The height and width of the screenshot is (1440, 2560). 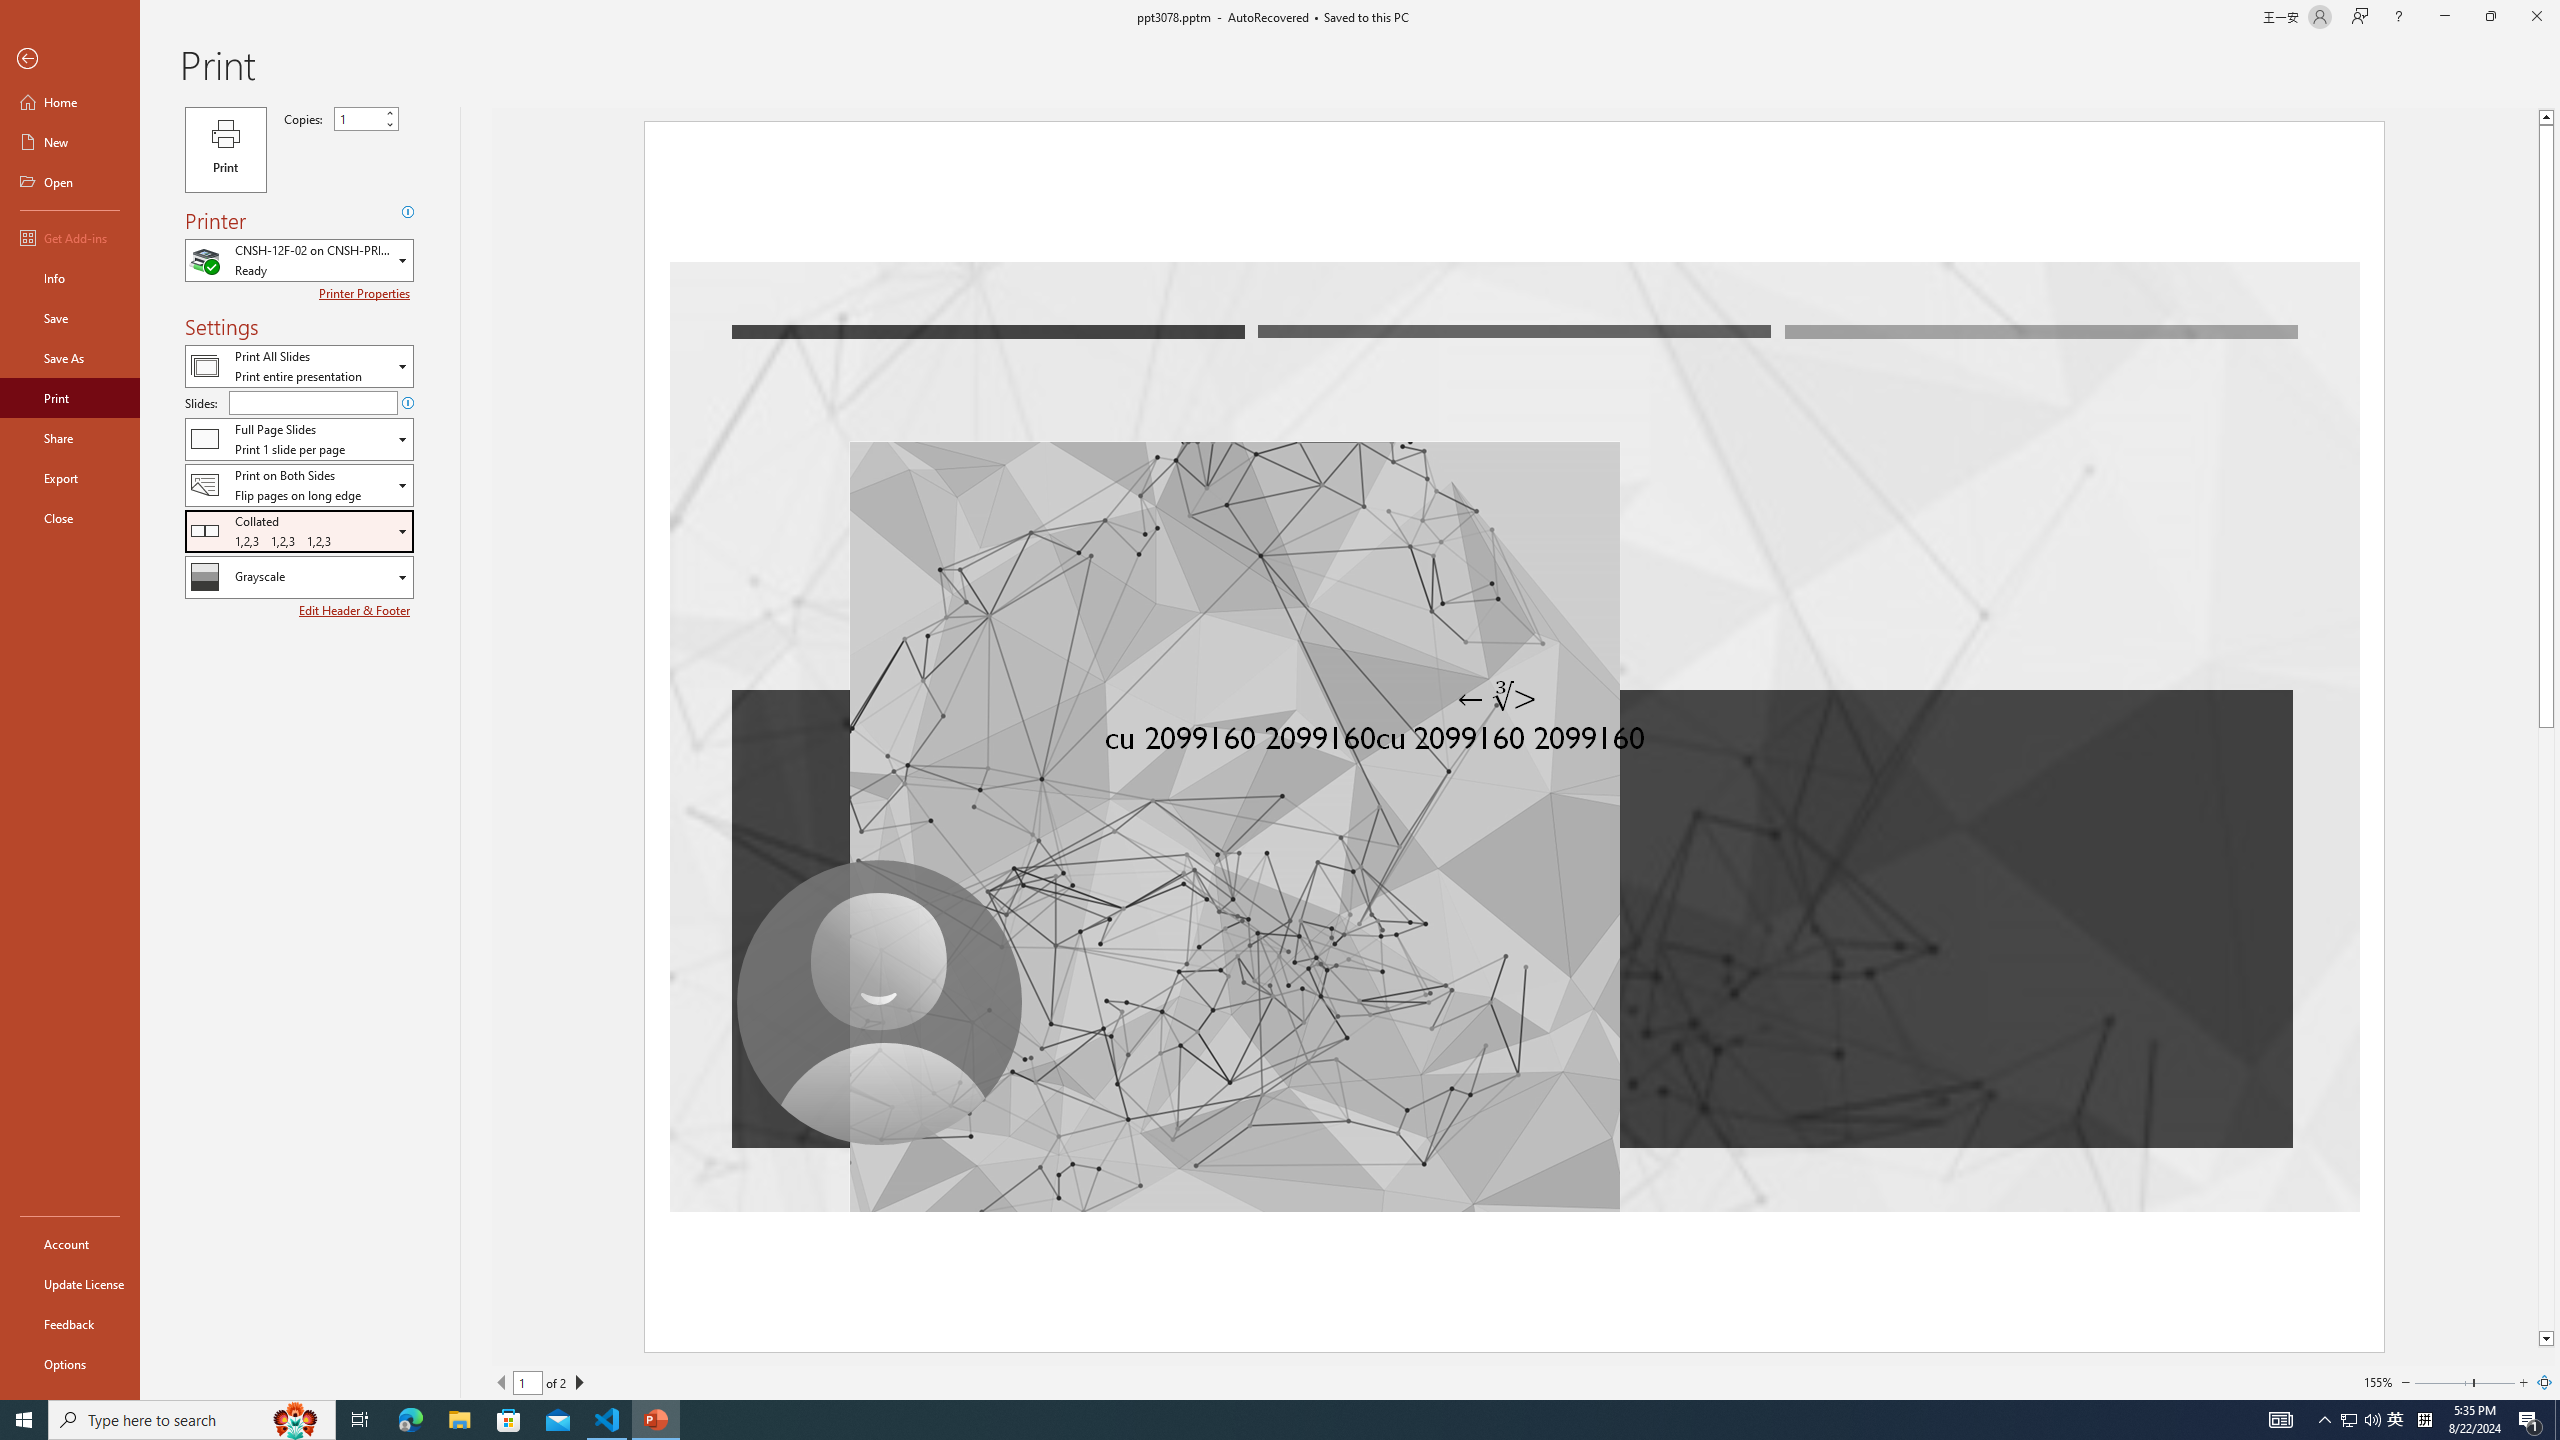 What do you see at coordinates (69, 1363) in the screenshot?
I see `'Options'` at bounding box center [69, 1363].